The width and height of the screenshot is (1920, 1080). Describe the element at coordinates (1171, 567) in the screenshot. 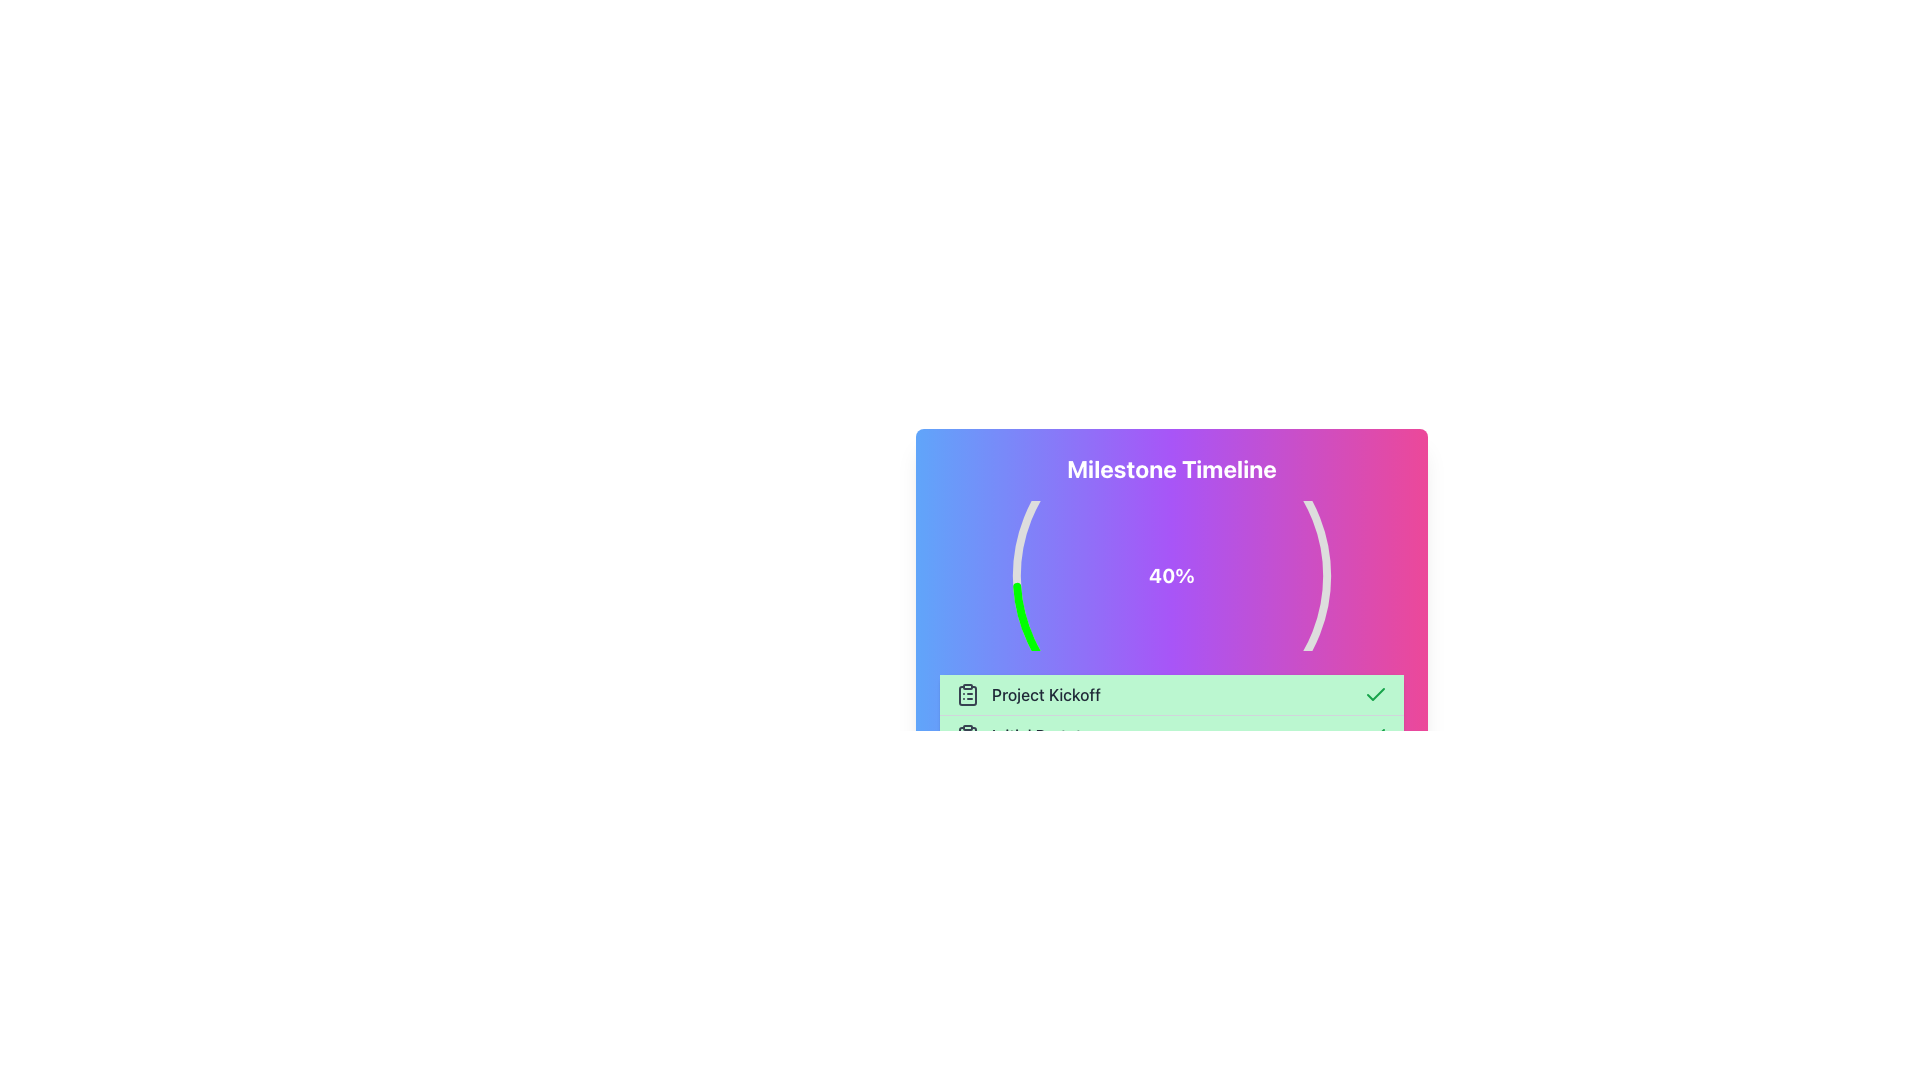

I see `the Circular Progress Indicator that shows 40% completion within the Milestone Timeline widget` at that location.